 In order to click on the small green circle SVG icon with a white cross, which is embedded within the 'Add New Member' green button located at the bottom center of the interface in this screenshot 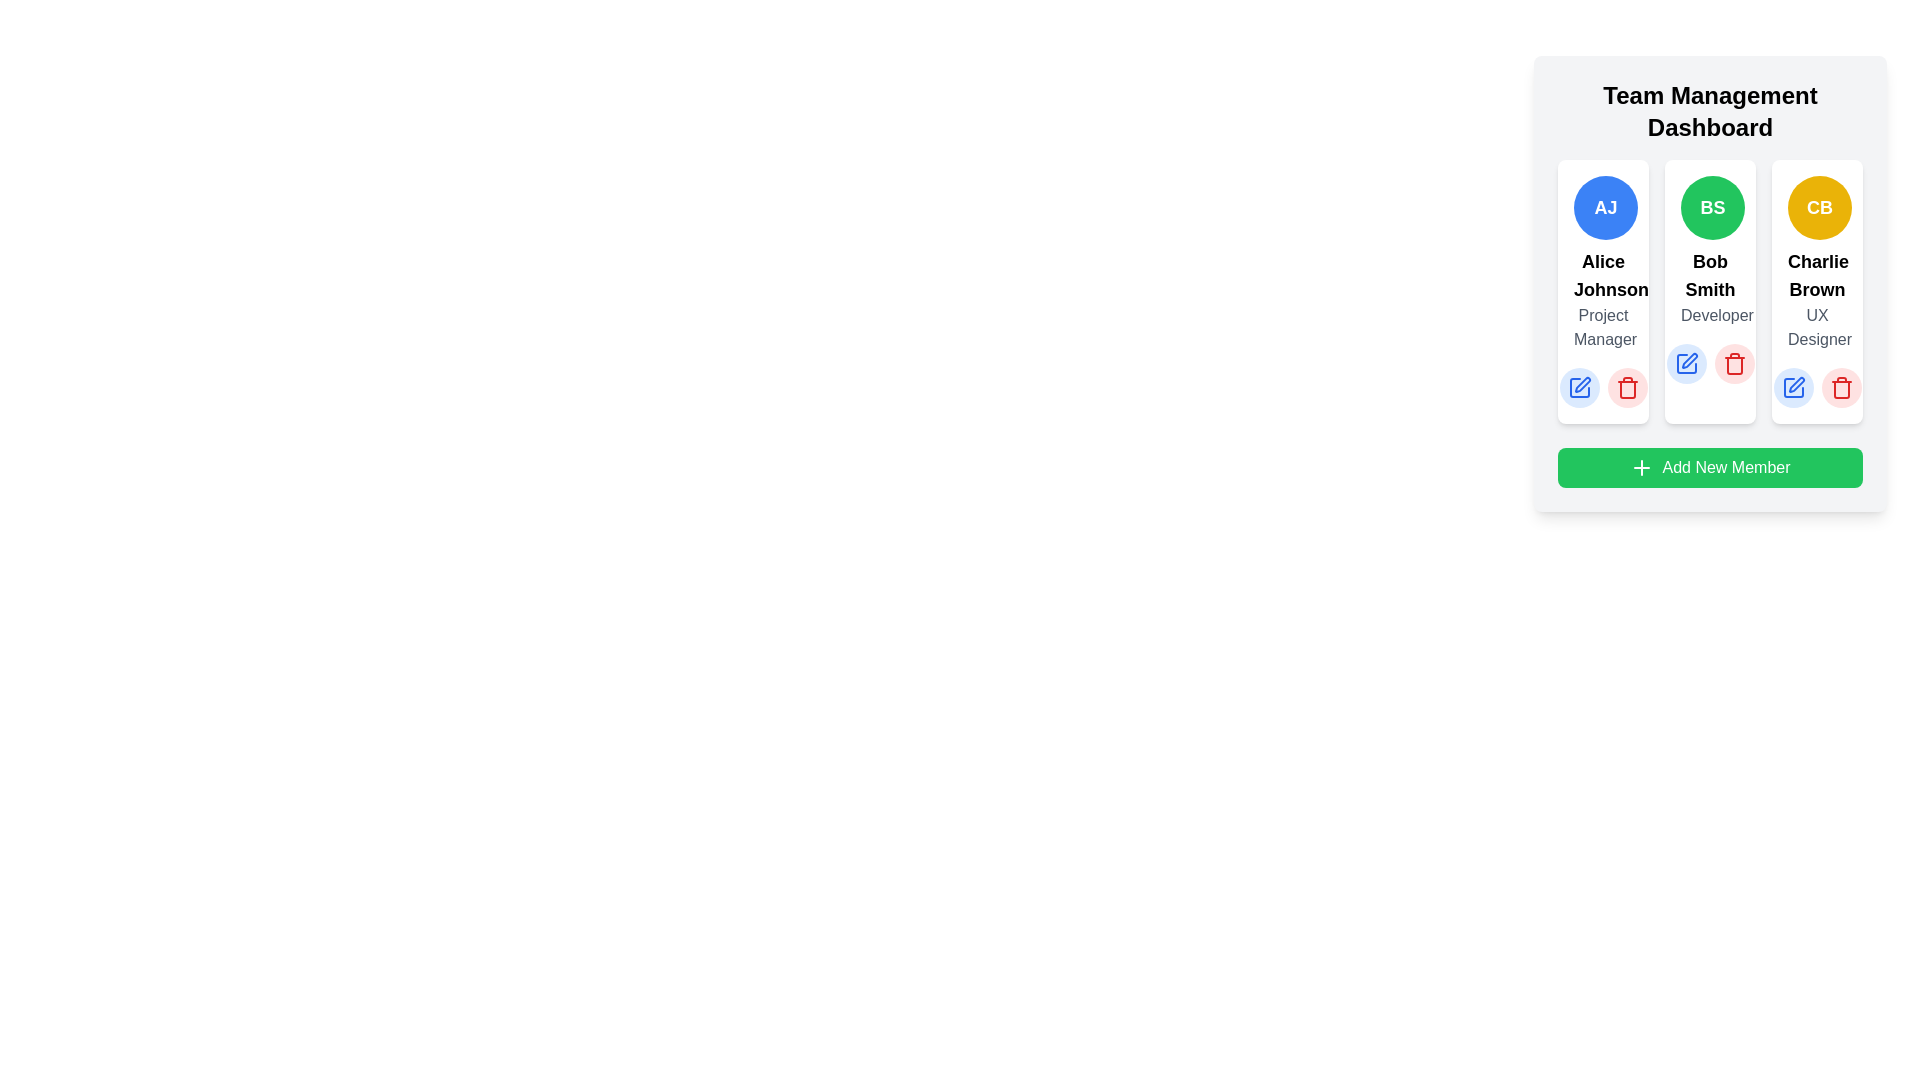, I will do `click(1642, 467)`.